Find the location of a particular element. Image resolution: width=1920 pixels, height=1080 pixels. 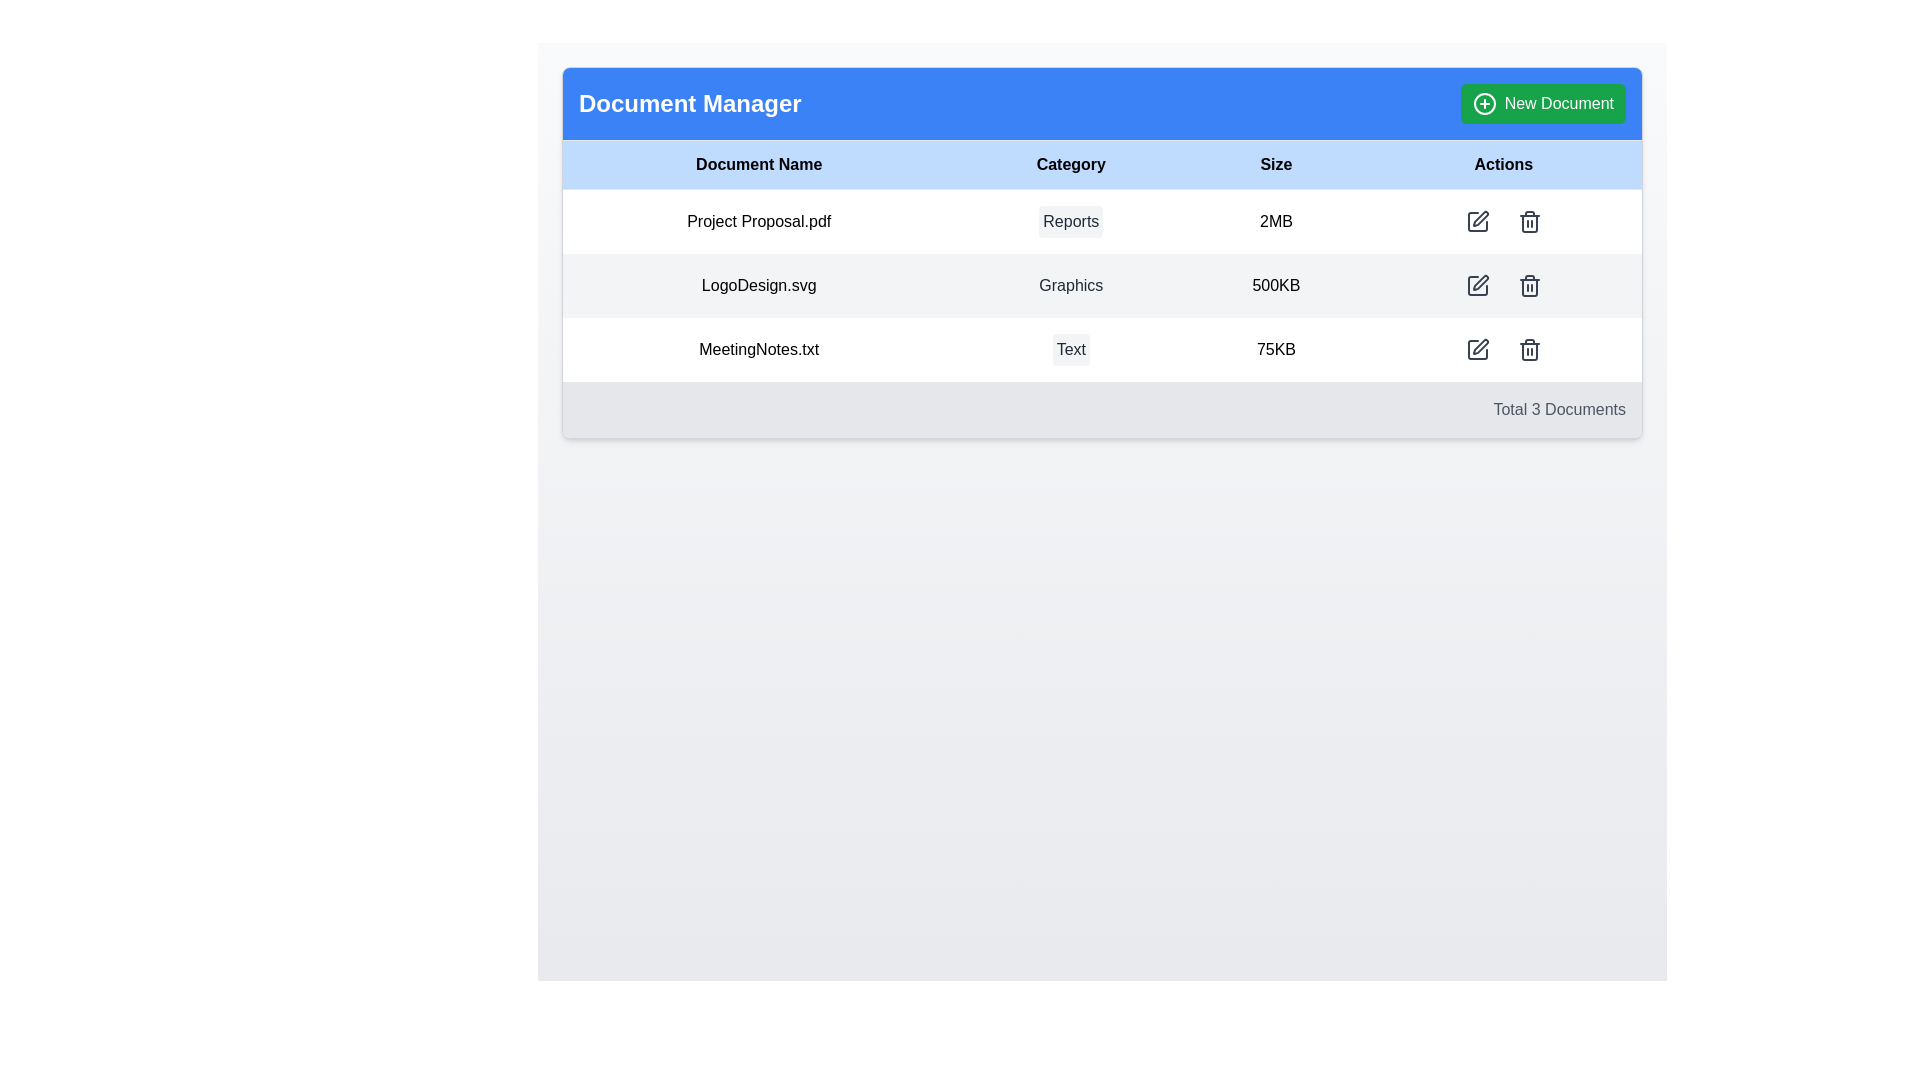

the non-interactive static label displaying the category 'Graphics', located in the second column of the second row in the 'Document Manager' table is located at coordinates (1070, 285).